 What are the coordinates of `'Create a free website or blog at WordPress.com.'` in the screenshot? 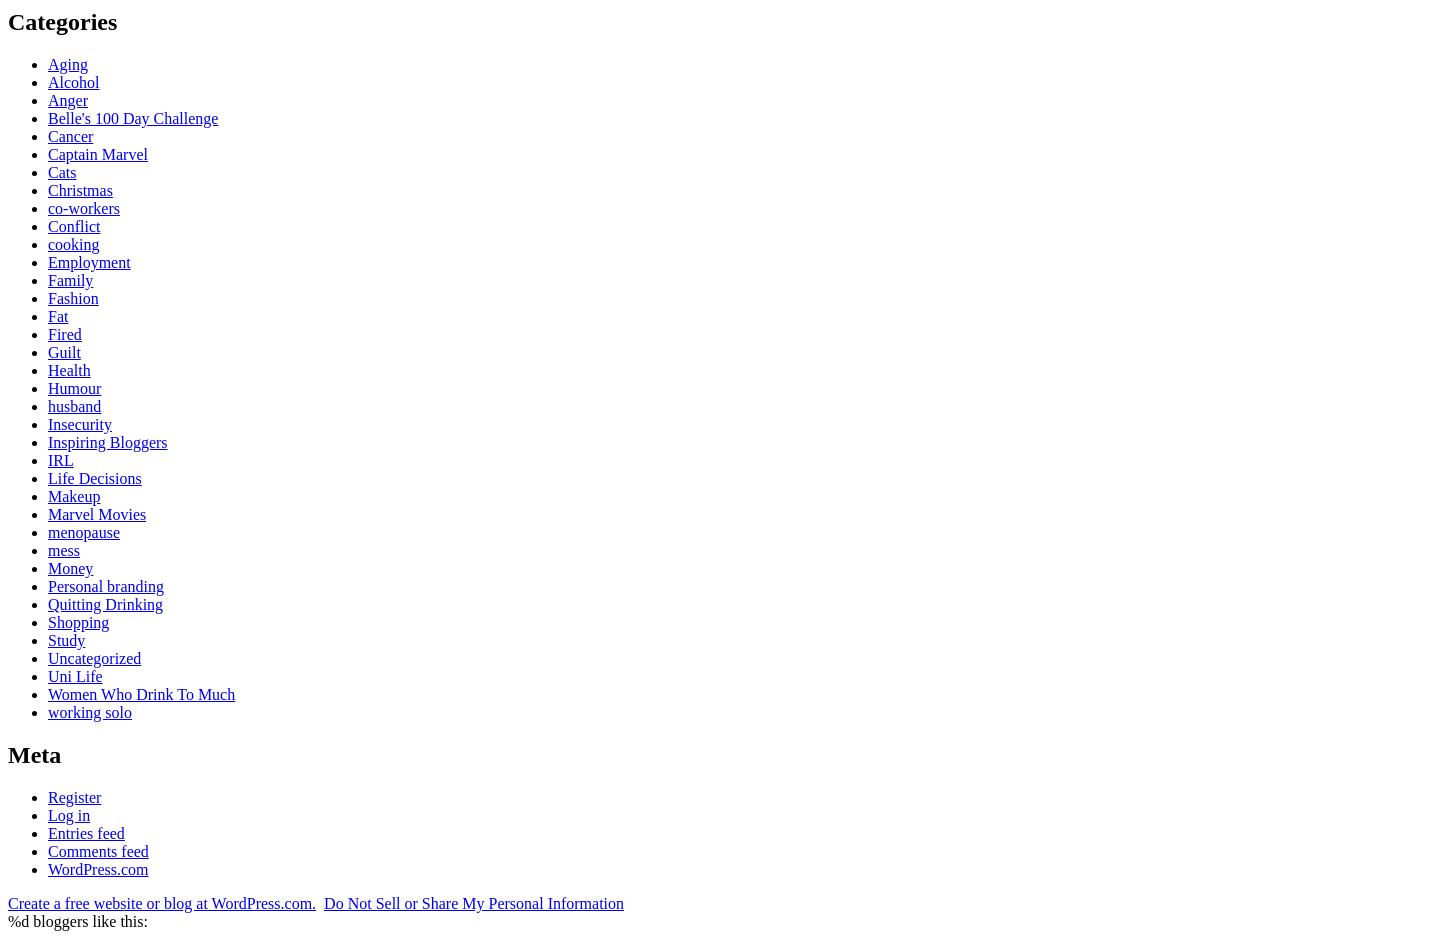 It's located at (7, 901).